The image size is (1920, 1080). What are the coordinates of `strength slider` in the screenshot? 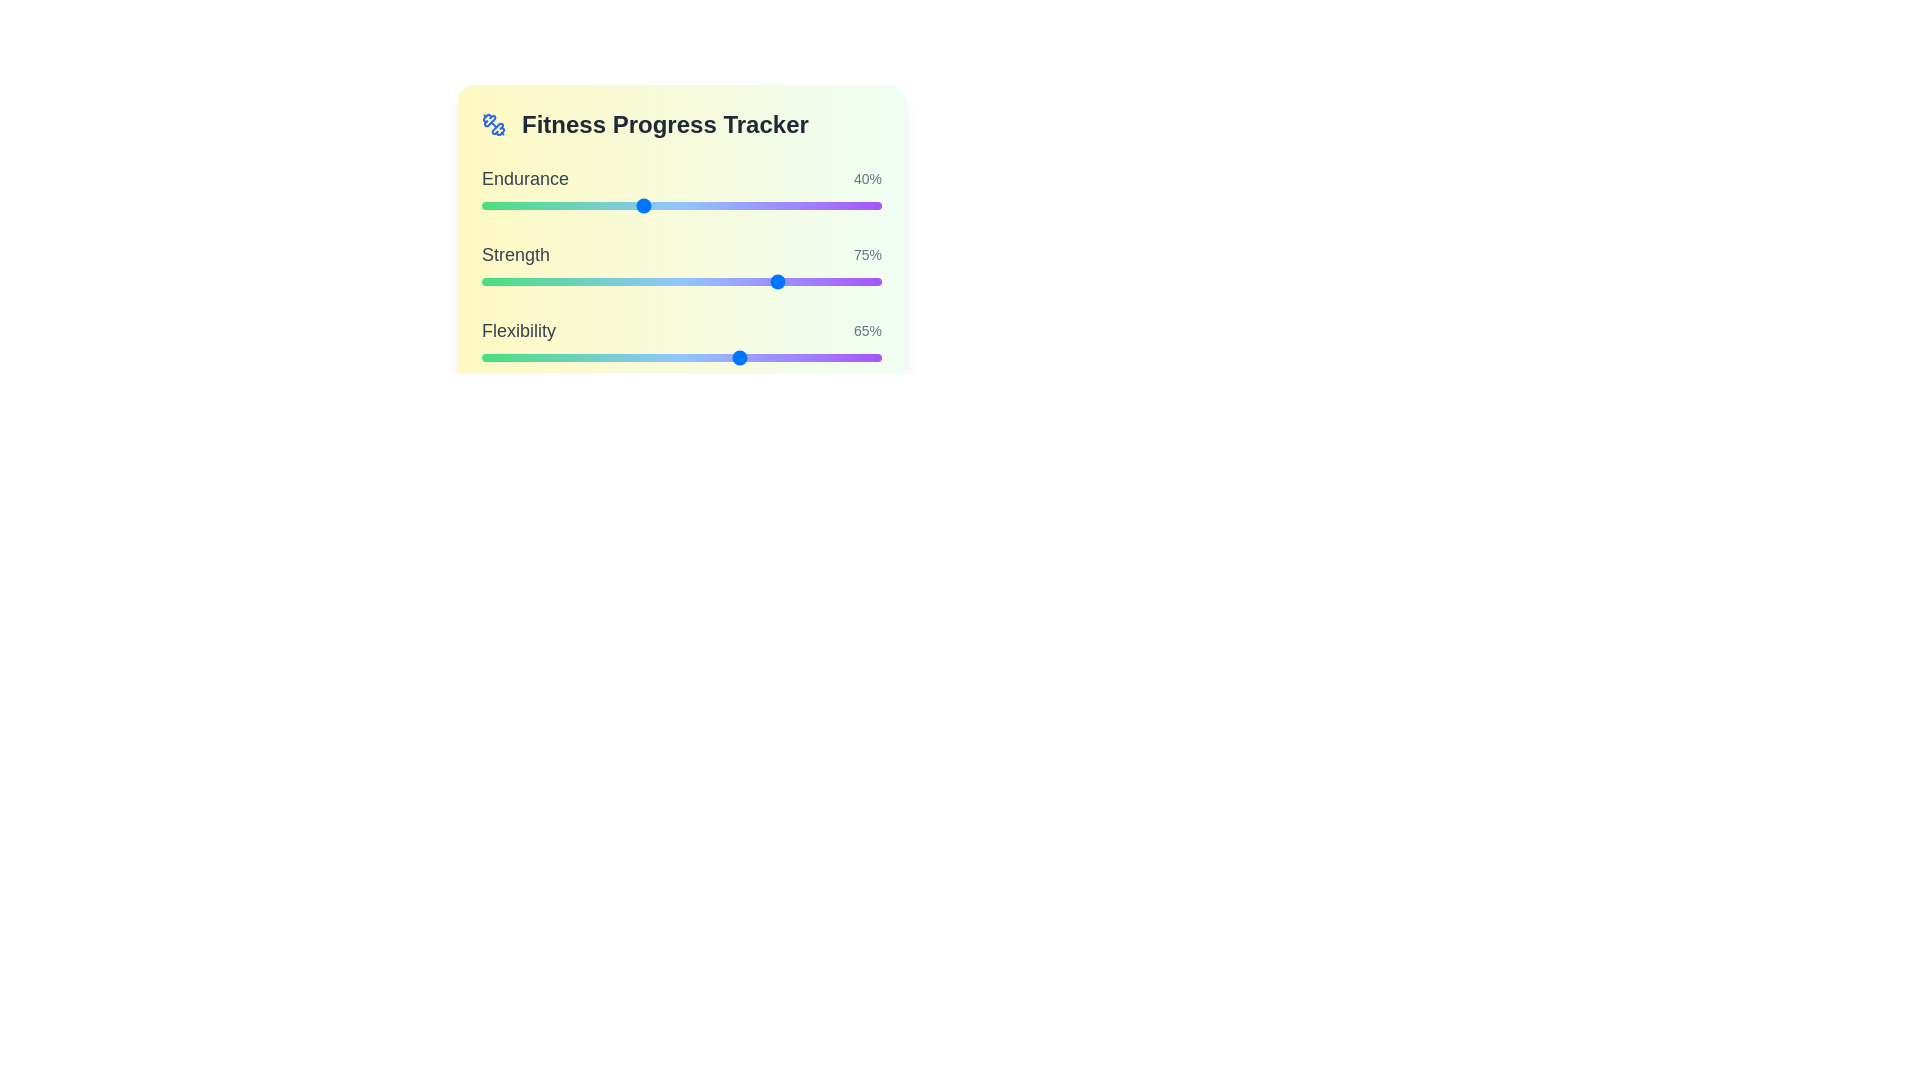 It's located at (849, 281).